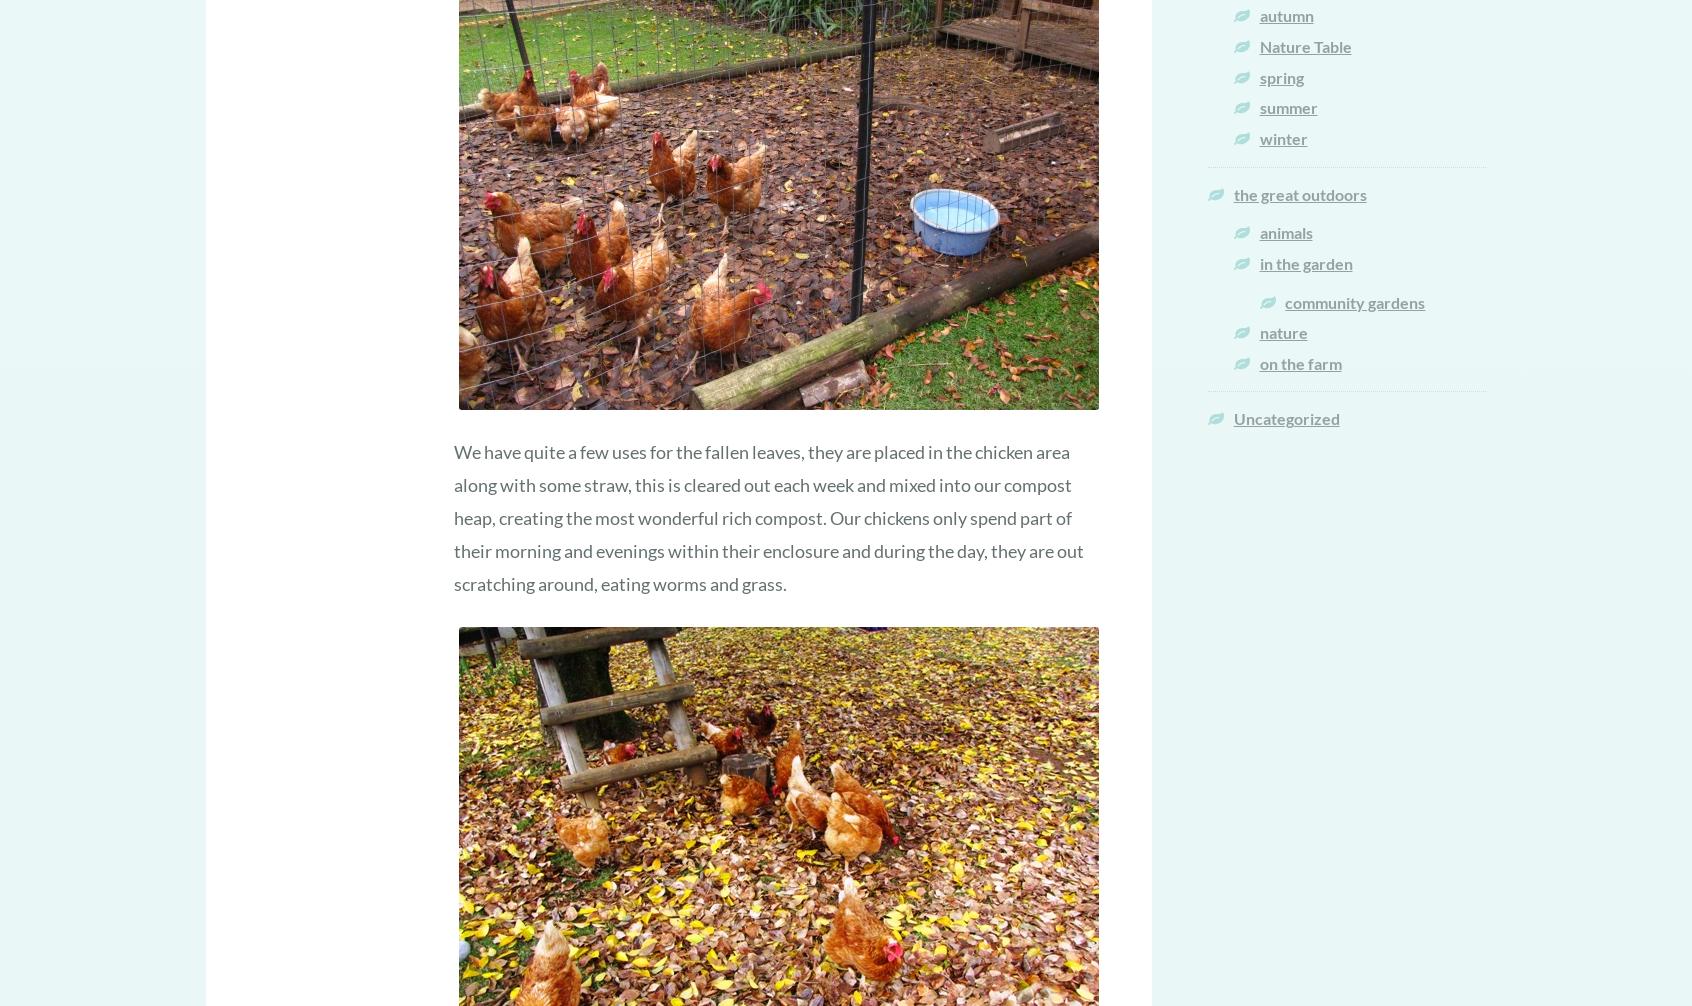  I want to click on 'Nature Table', so click(1304, 46).